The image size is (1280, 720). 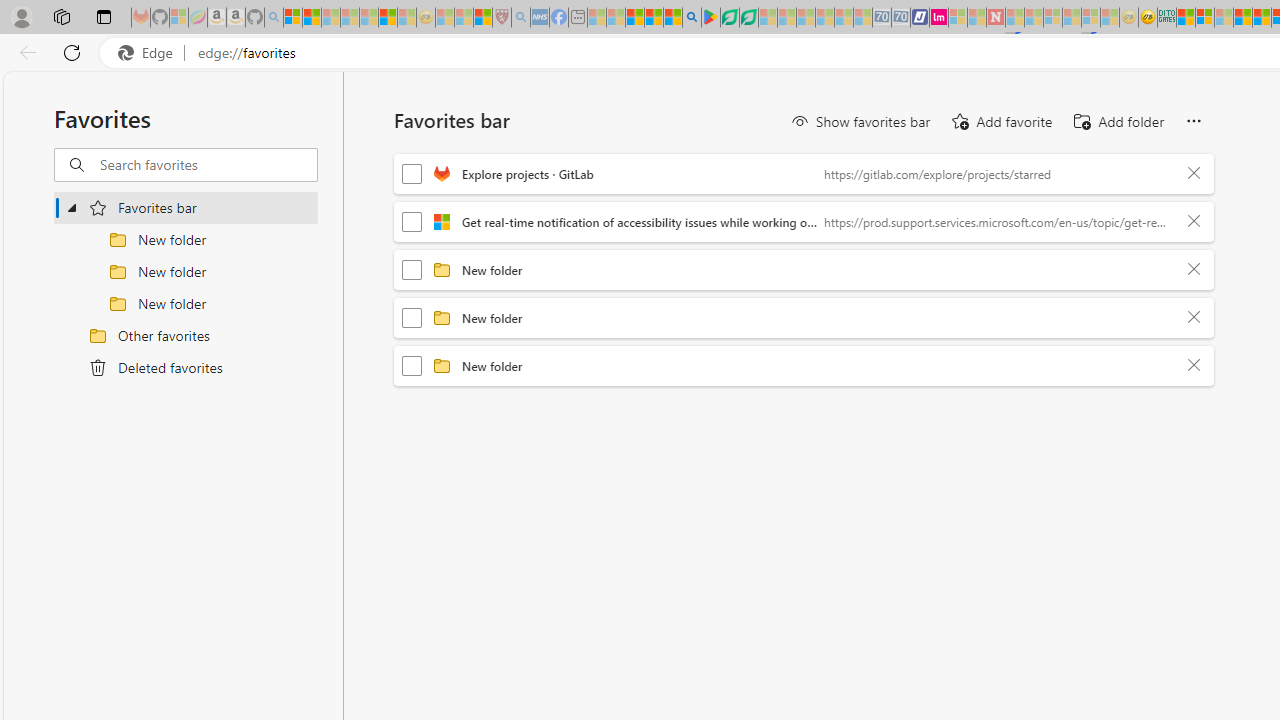 What do you see at coordinates (1167, 17) in the screenshot?
I see `'DITOGAMES AG Imprint'` at bounding box center [1167, 17].